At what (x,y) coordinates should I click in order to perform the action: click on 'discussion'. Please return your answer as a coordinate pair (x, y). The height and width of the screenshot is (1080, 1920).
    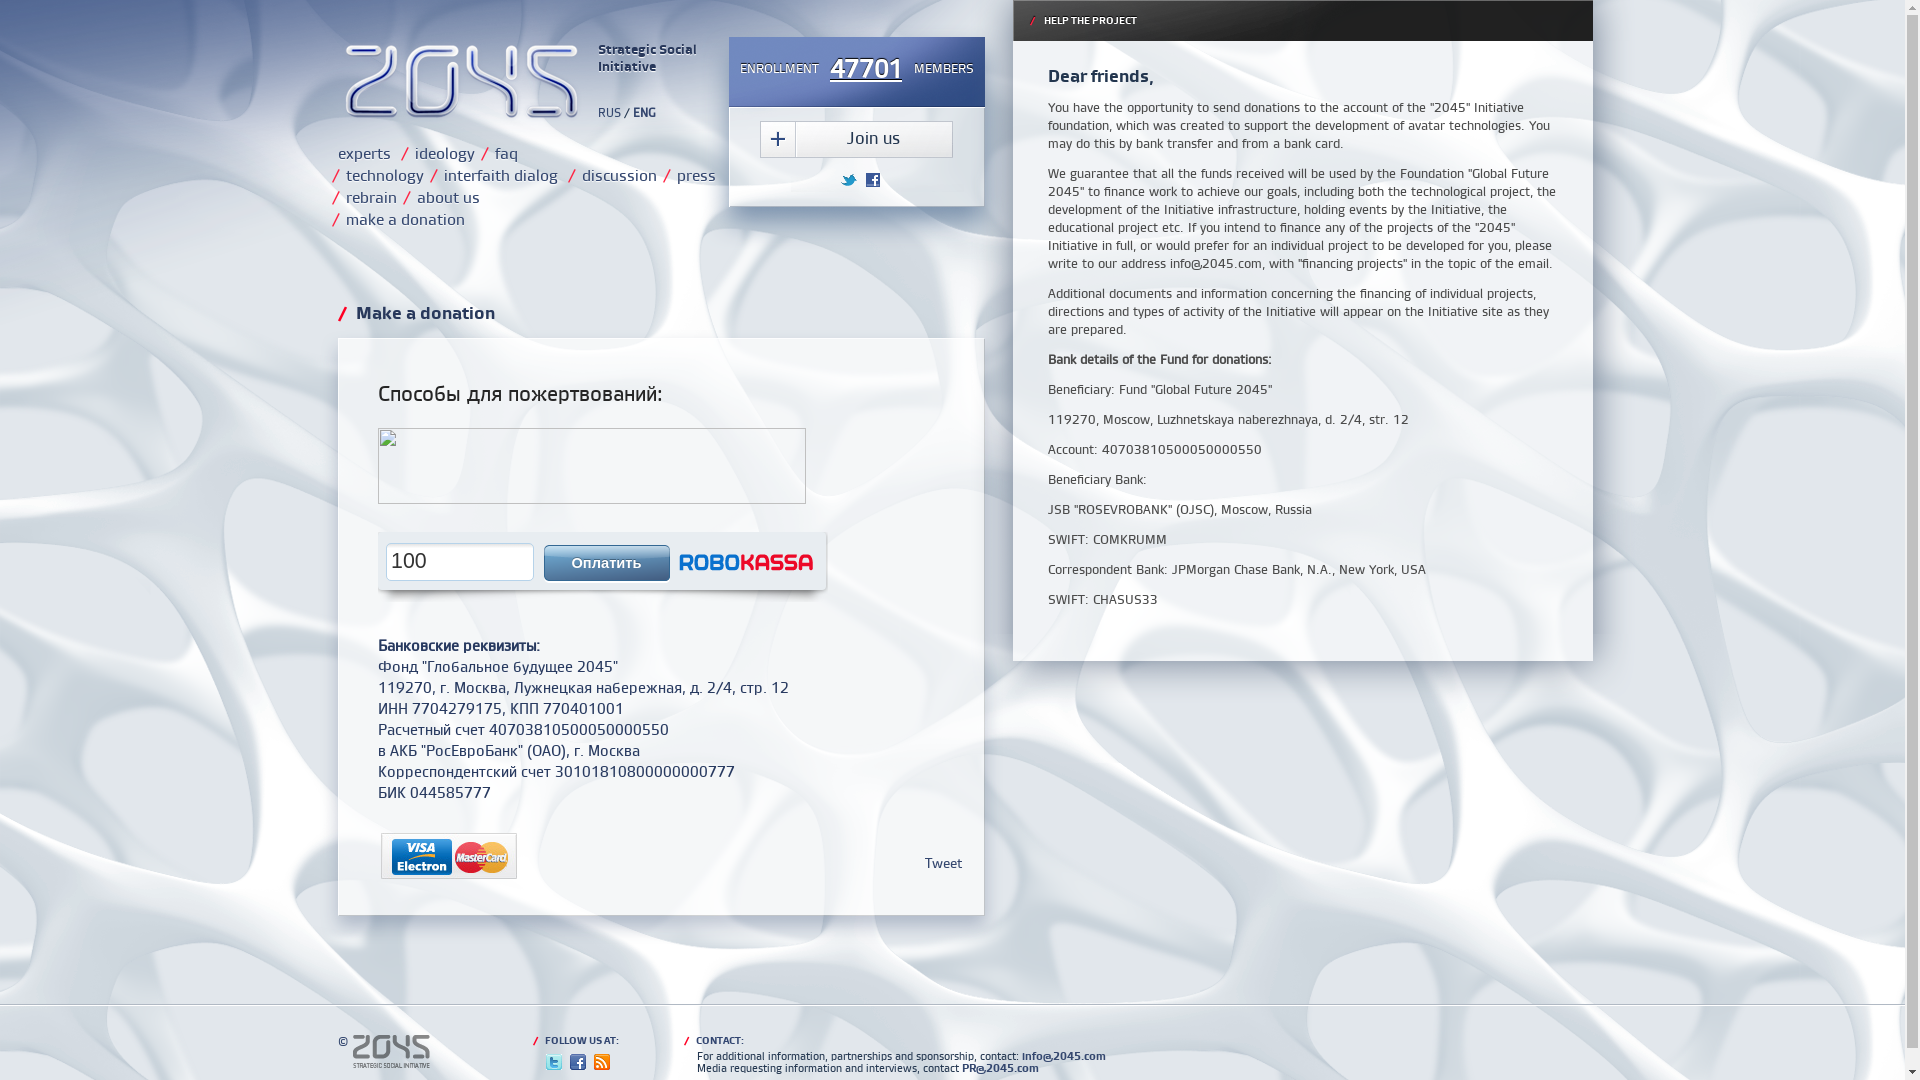
    Looking at the image, I should click on (618, 173).